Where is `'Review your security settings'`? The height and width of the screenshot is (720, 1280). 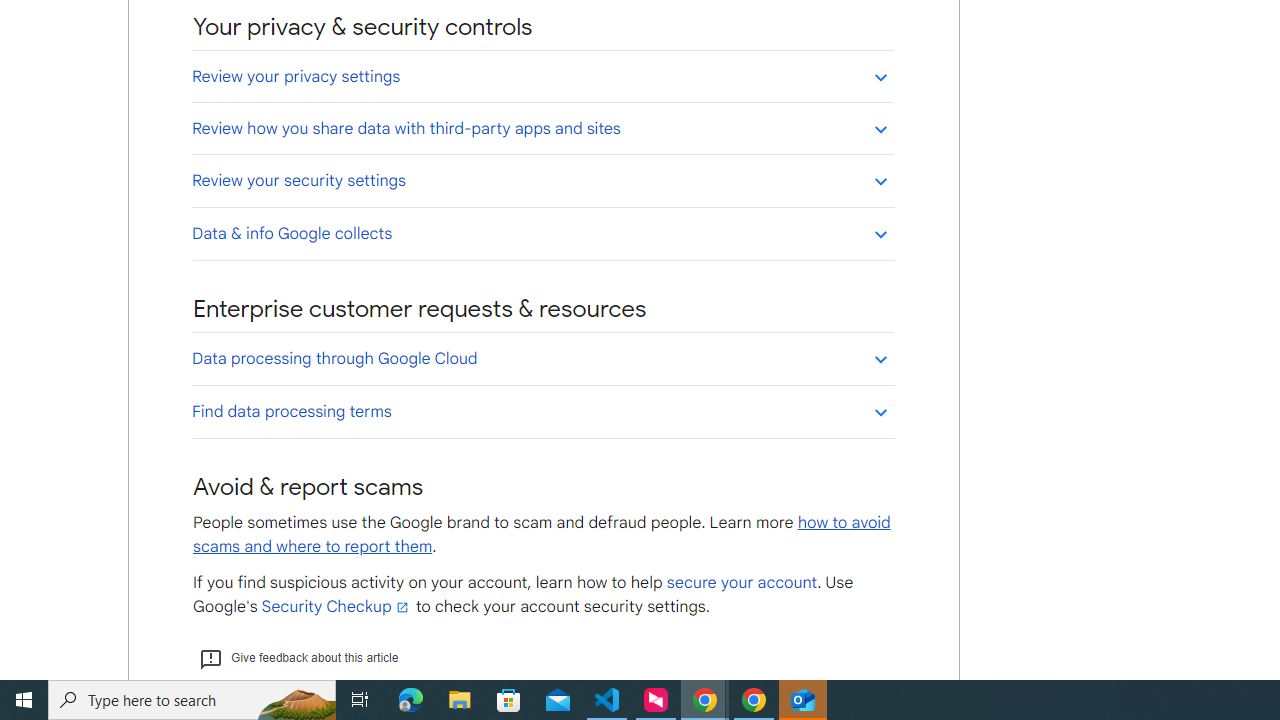 'Review your security settings' is located at coordinates (542, 180).